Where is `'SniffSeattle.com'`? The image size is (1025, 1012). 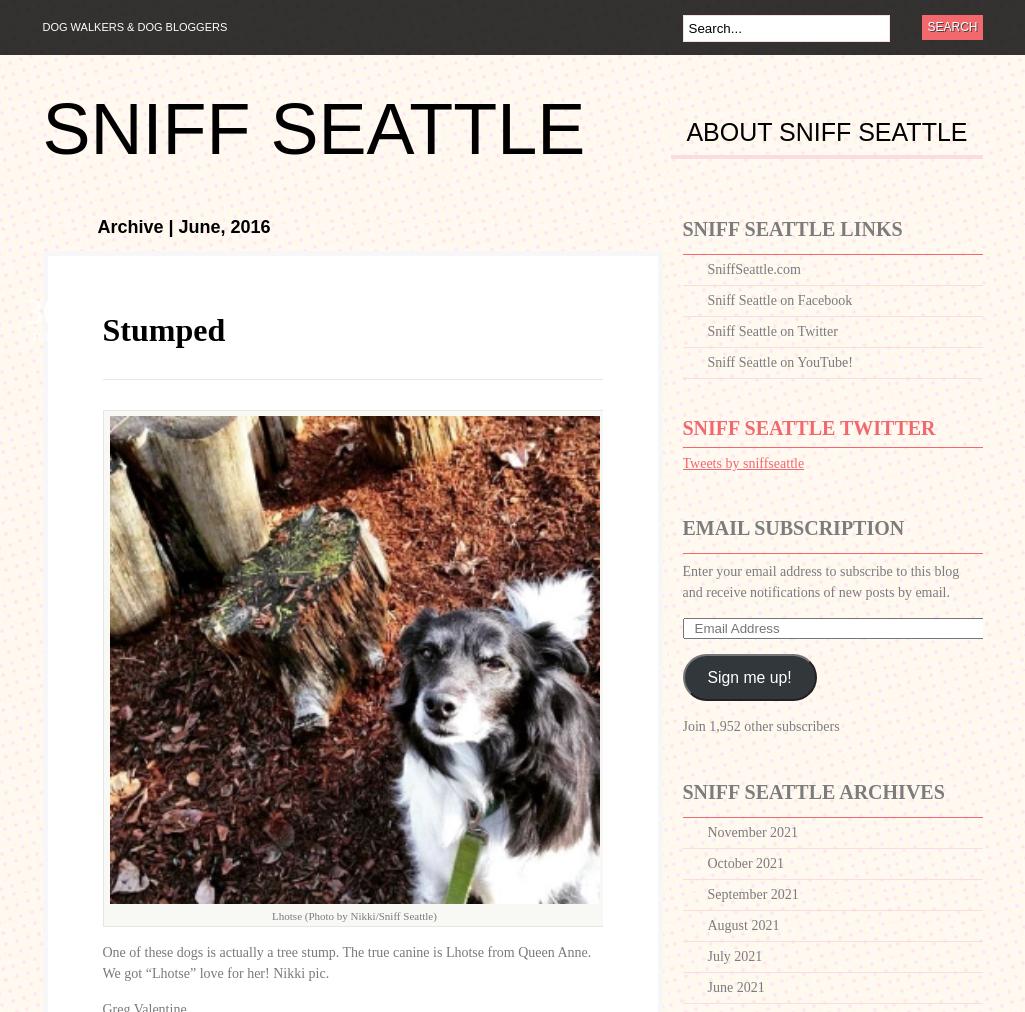 'SniffSeattle.com' is located at coordinates (753, 268).